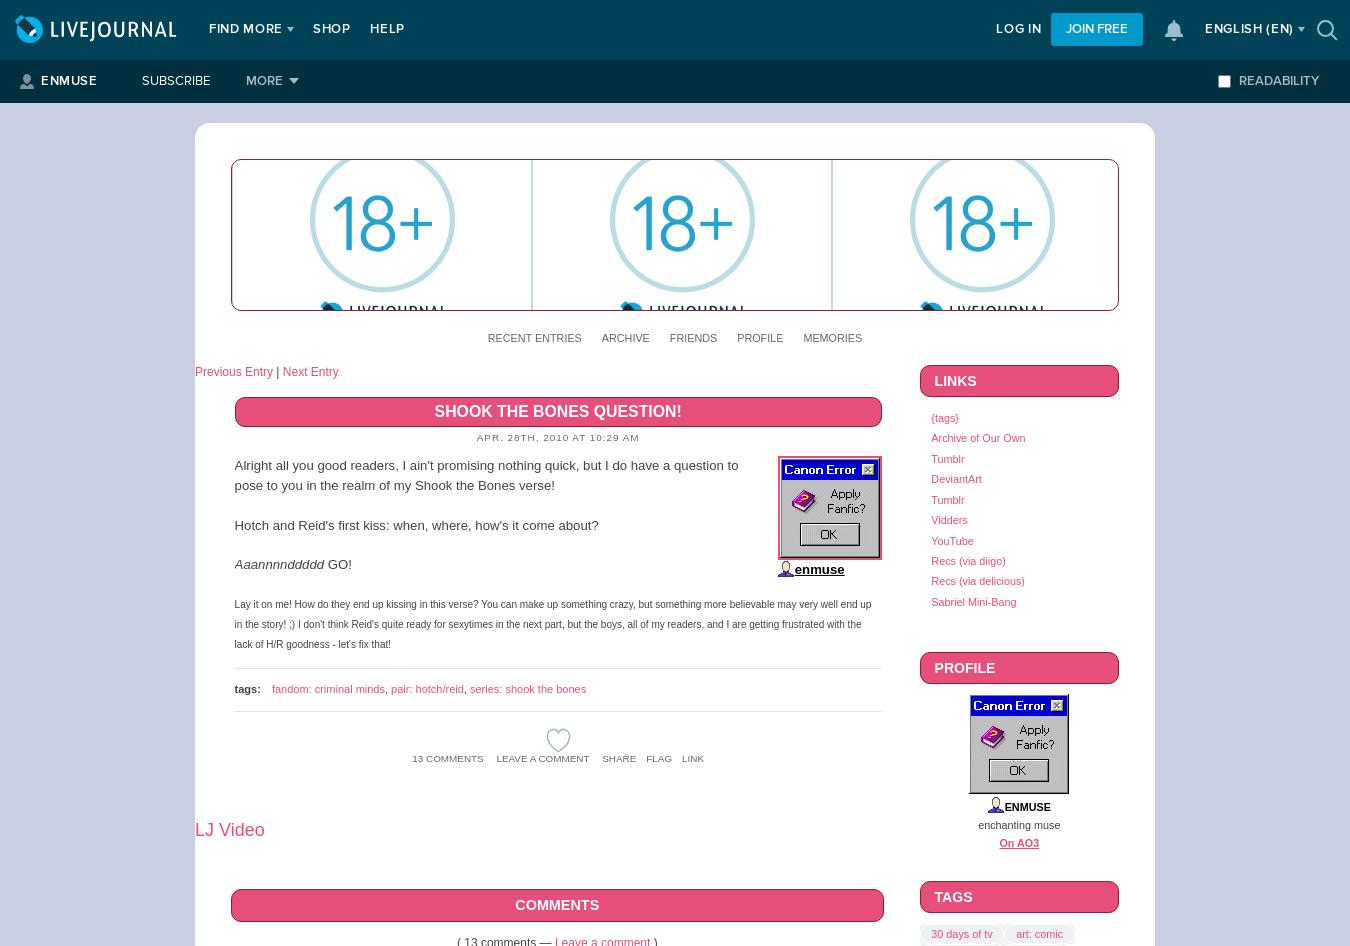 This screenshot has width=1350, height=946. I want to click on 'More', so click(262, 80).